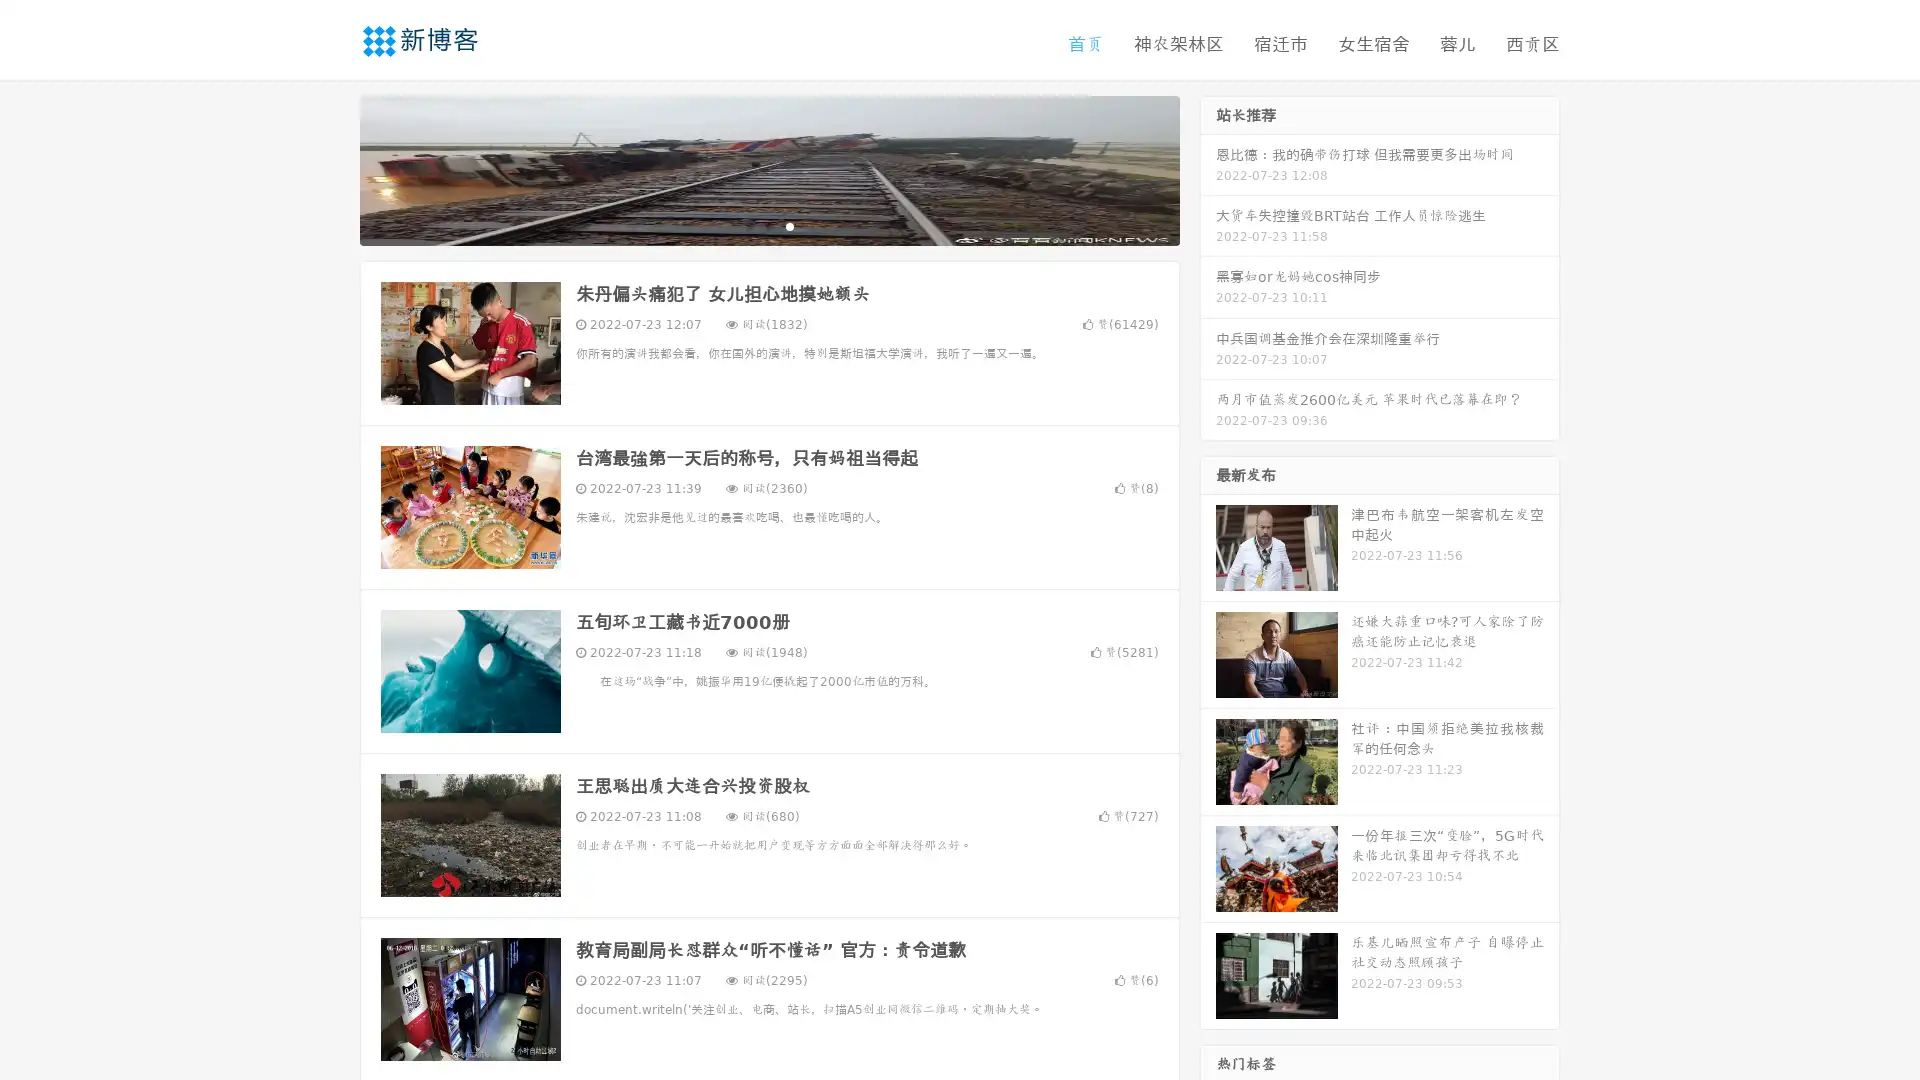 The height and width of the screenshot is (1080, 1920). Describe the element at coordinates (768, 225) in the screenshot. I see `Go to slide 2` at that location.